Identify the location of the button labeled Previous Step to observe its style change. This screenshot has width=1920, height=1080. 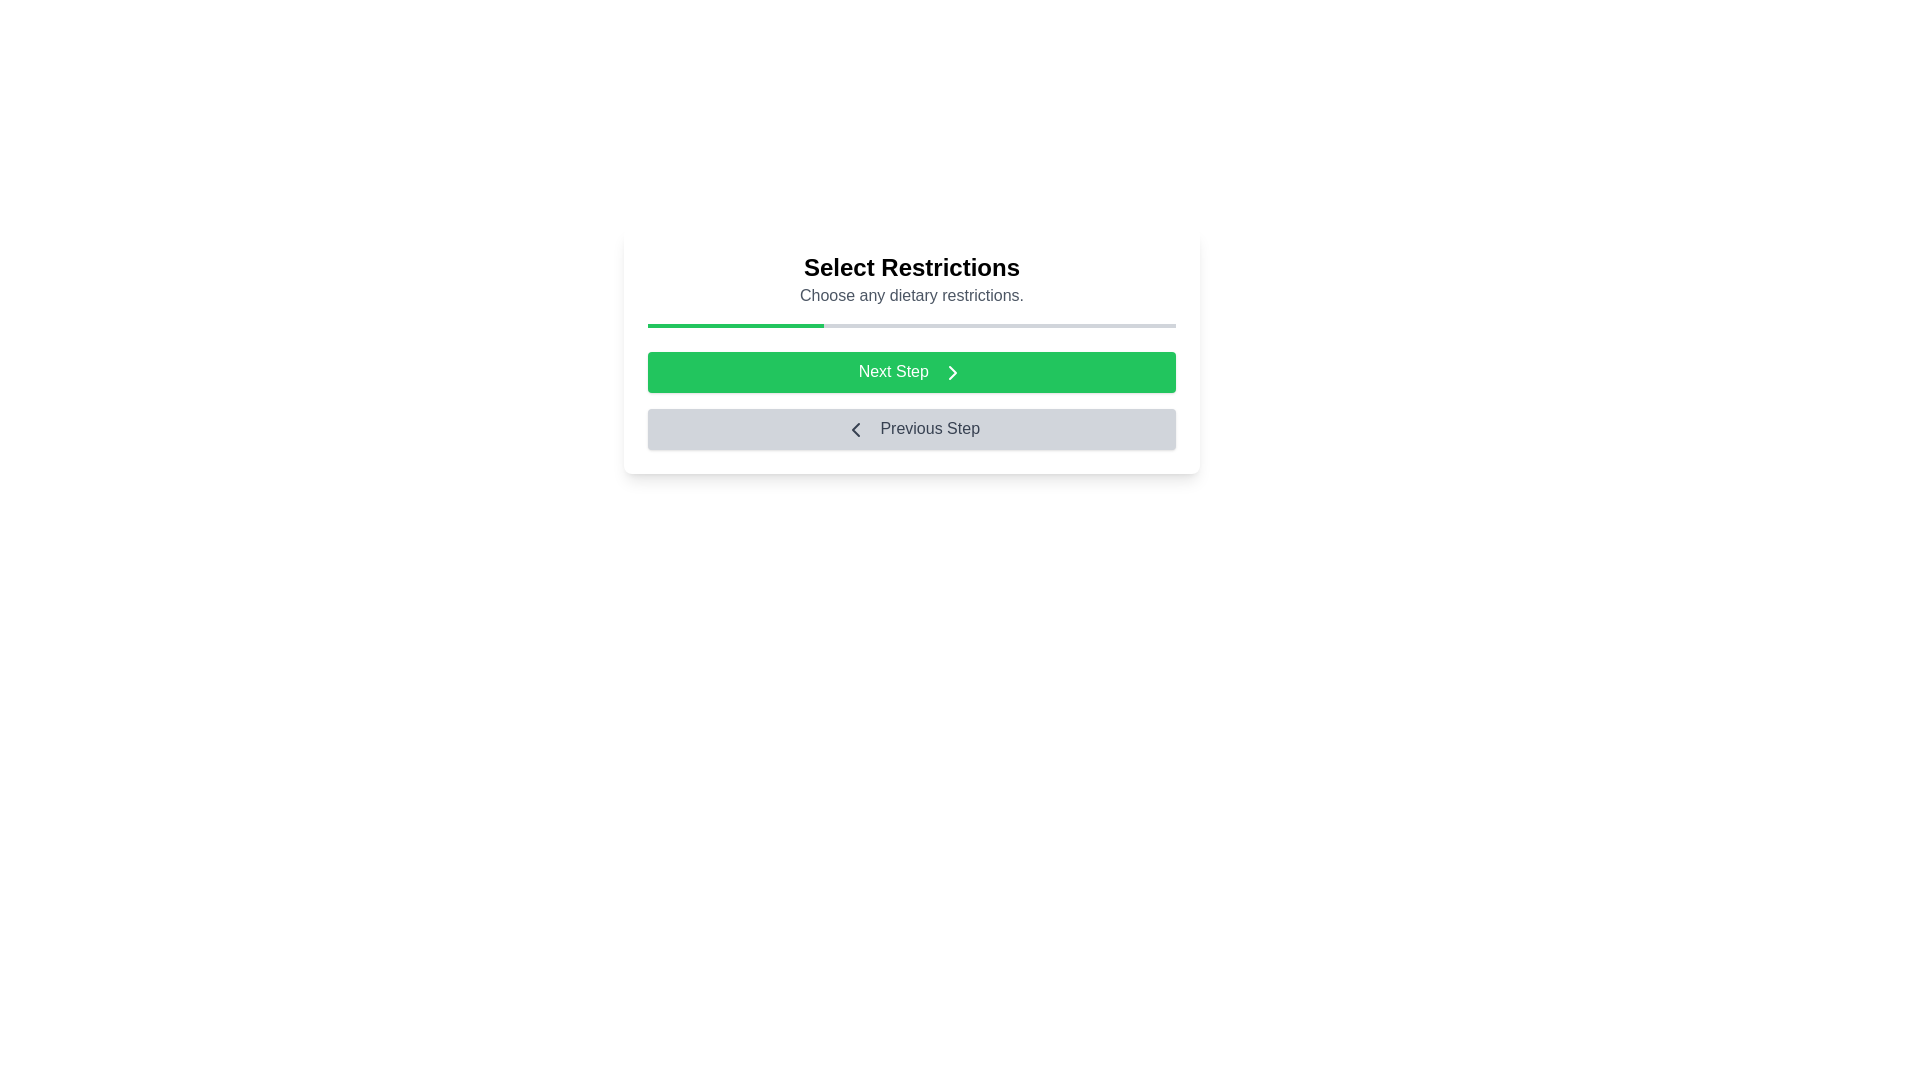
(911, 428).